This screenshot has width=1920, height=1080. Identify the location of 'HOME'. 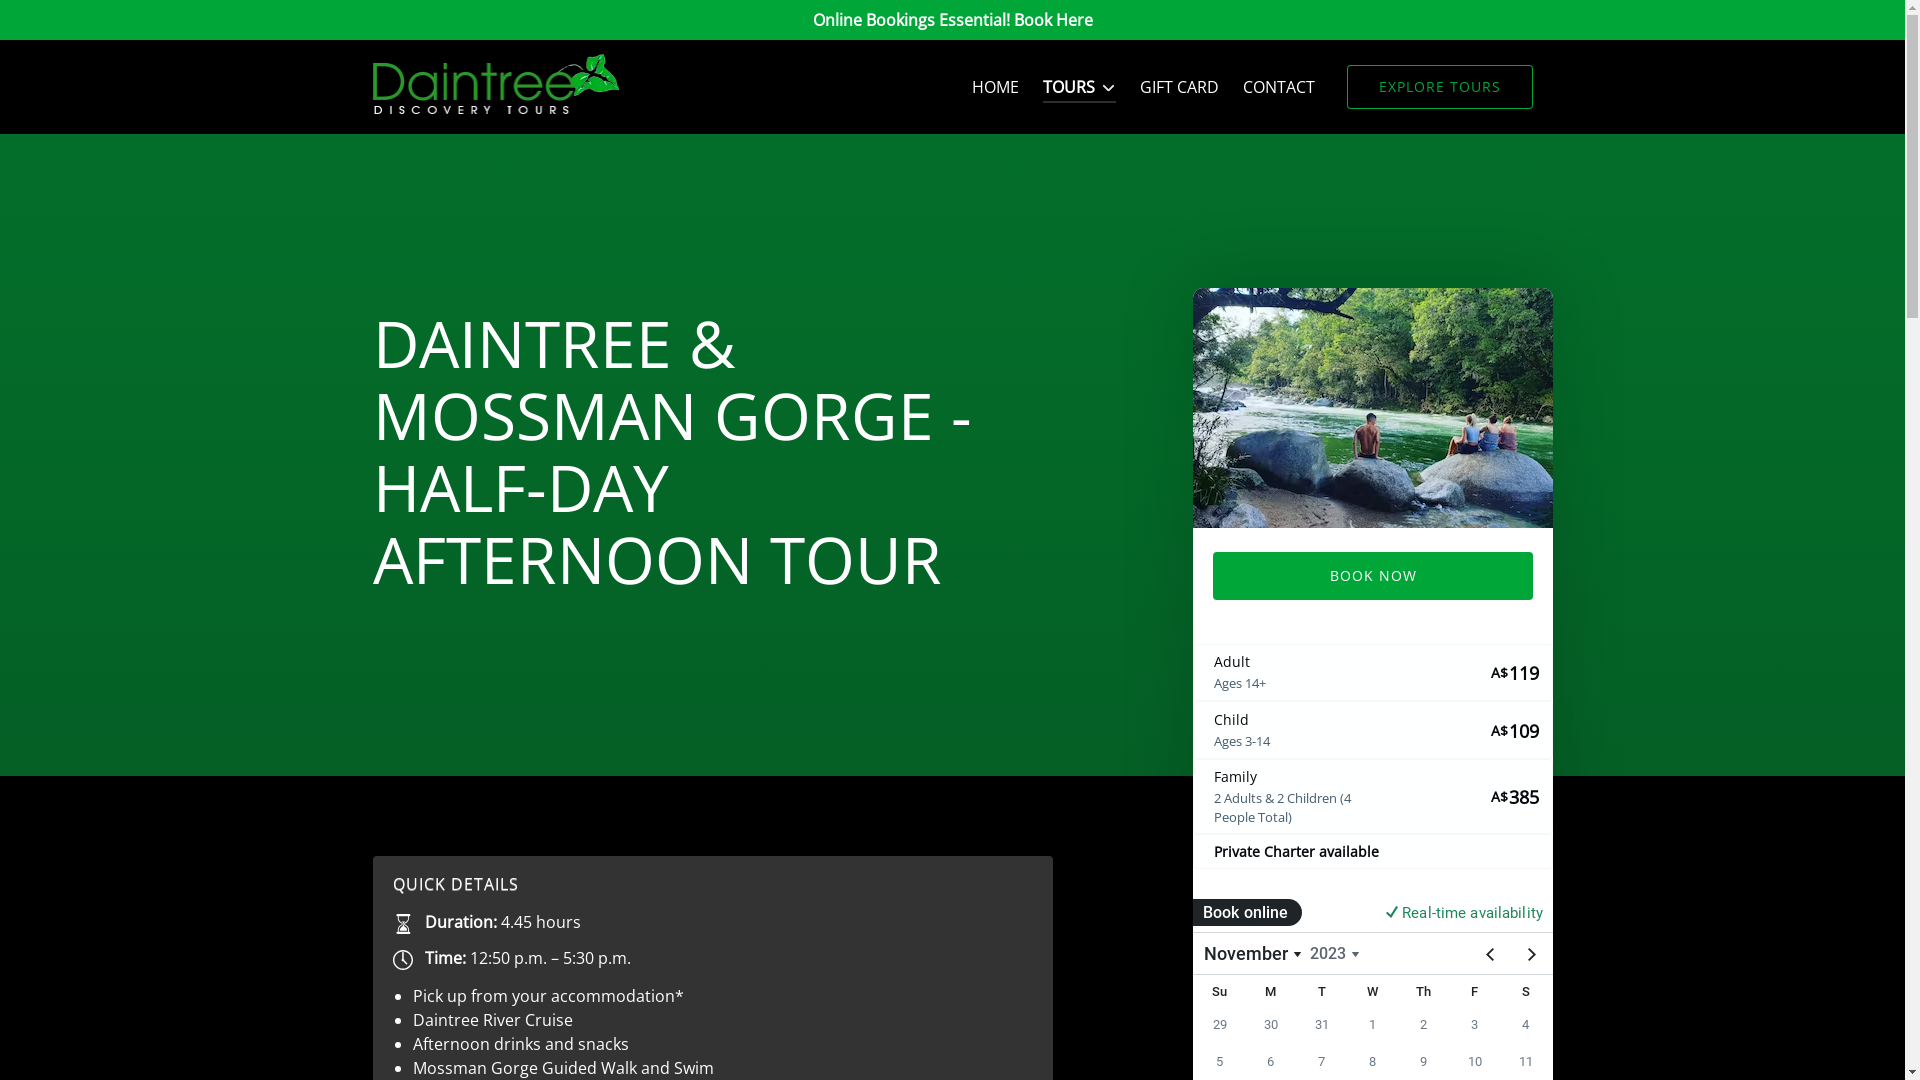
(995, 86).